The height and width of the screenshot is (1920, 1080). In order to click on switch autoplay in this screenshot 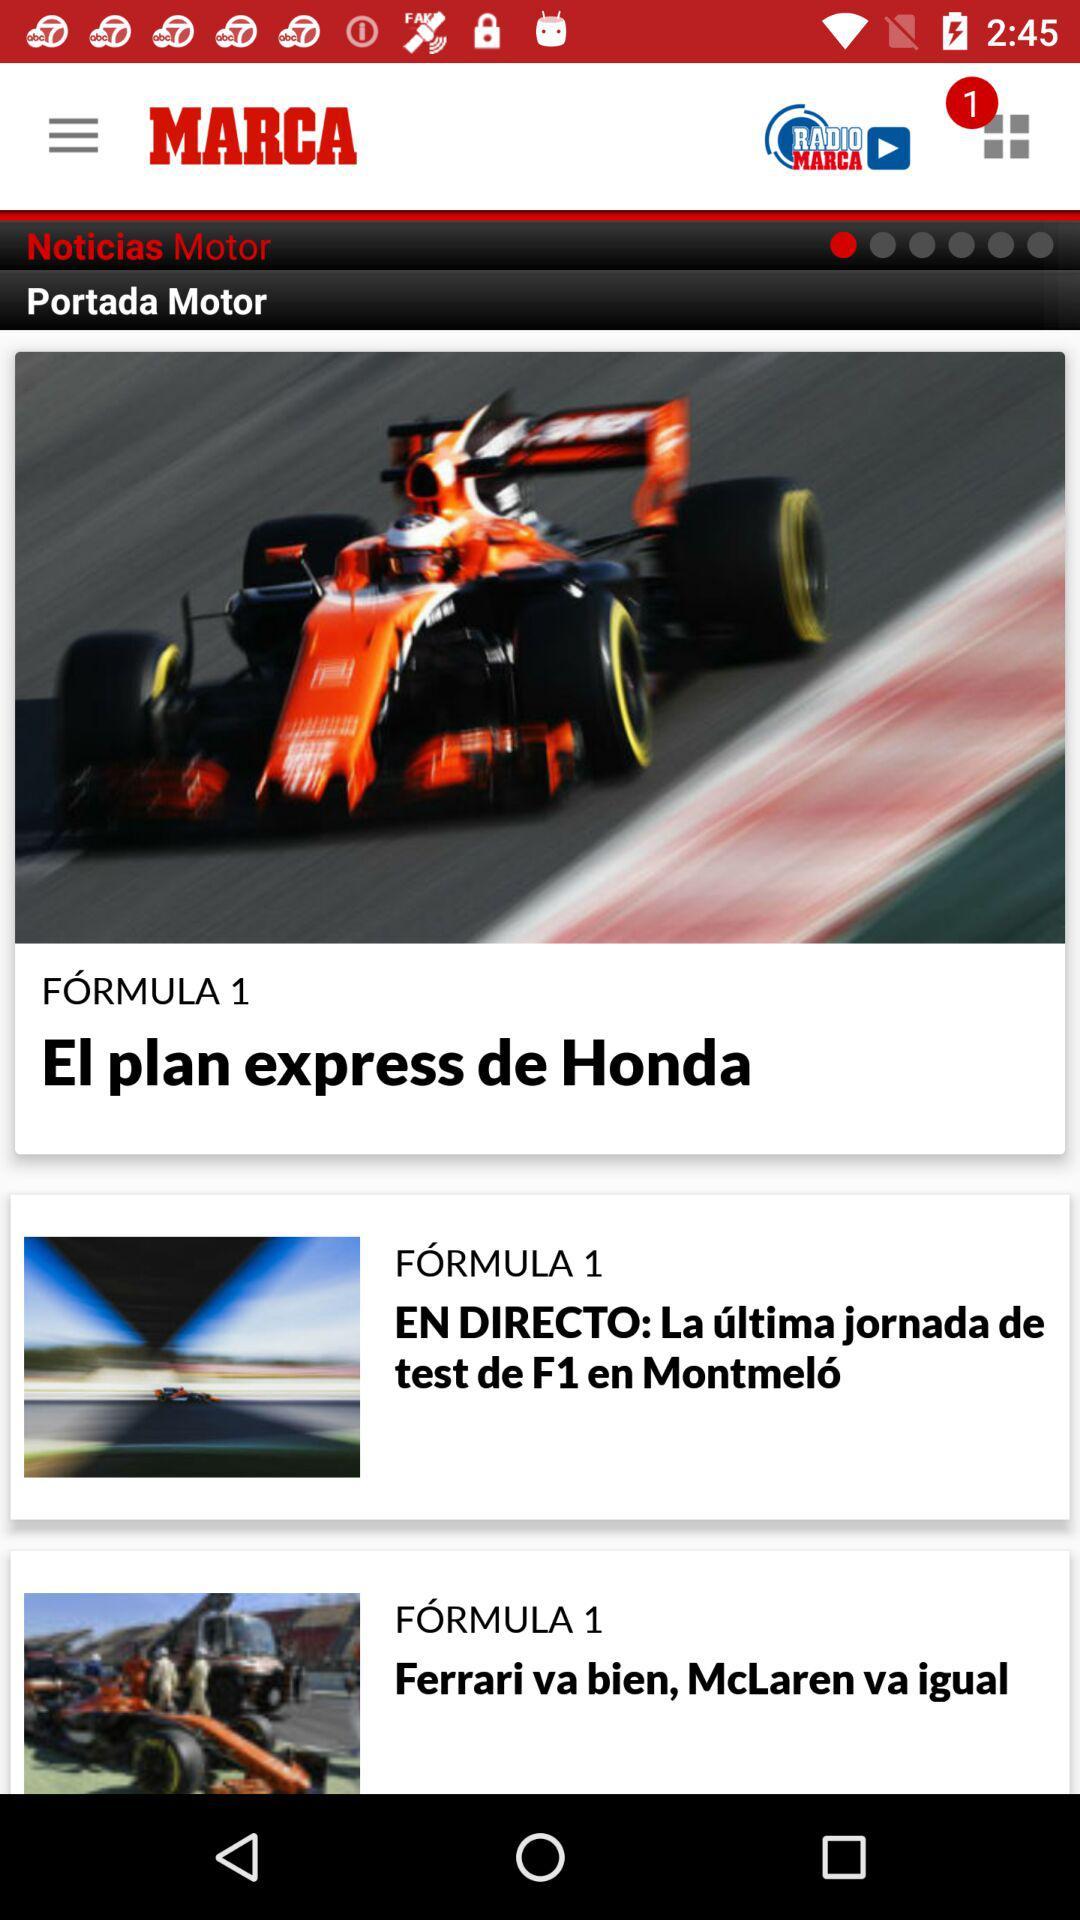, I will do `click(837, 135)`.